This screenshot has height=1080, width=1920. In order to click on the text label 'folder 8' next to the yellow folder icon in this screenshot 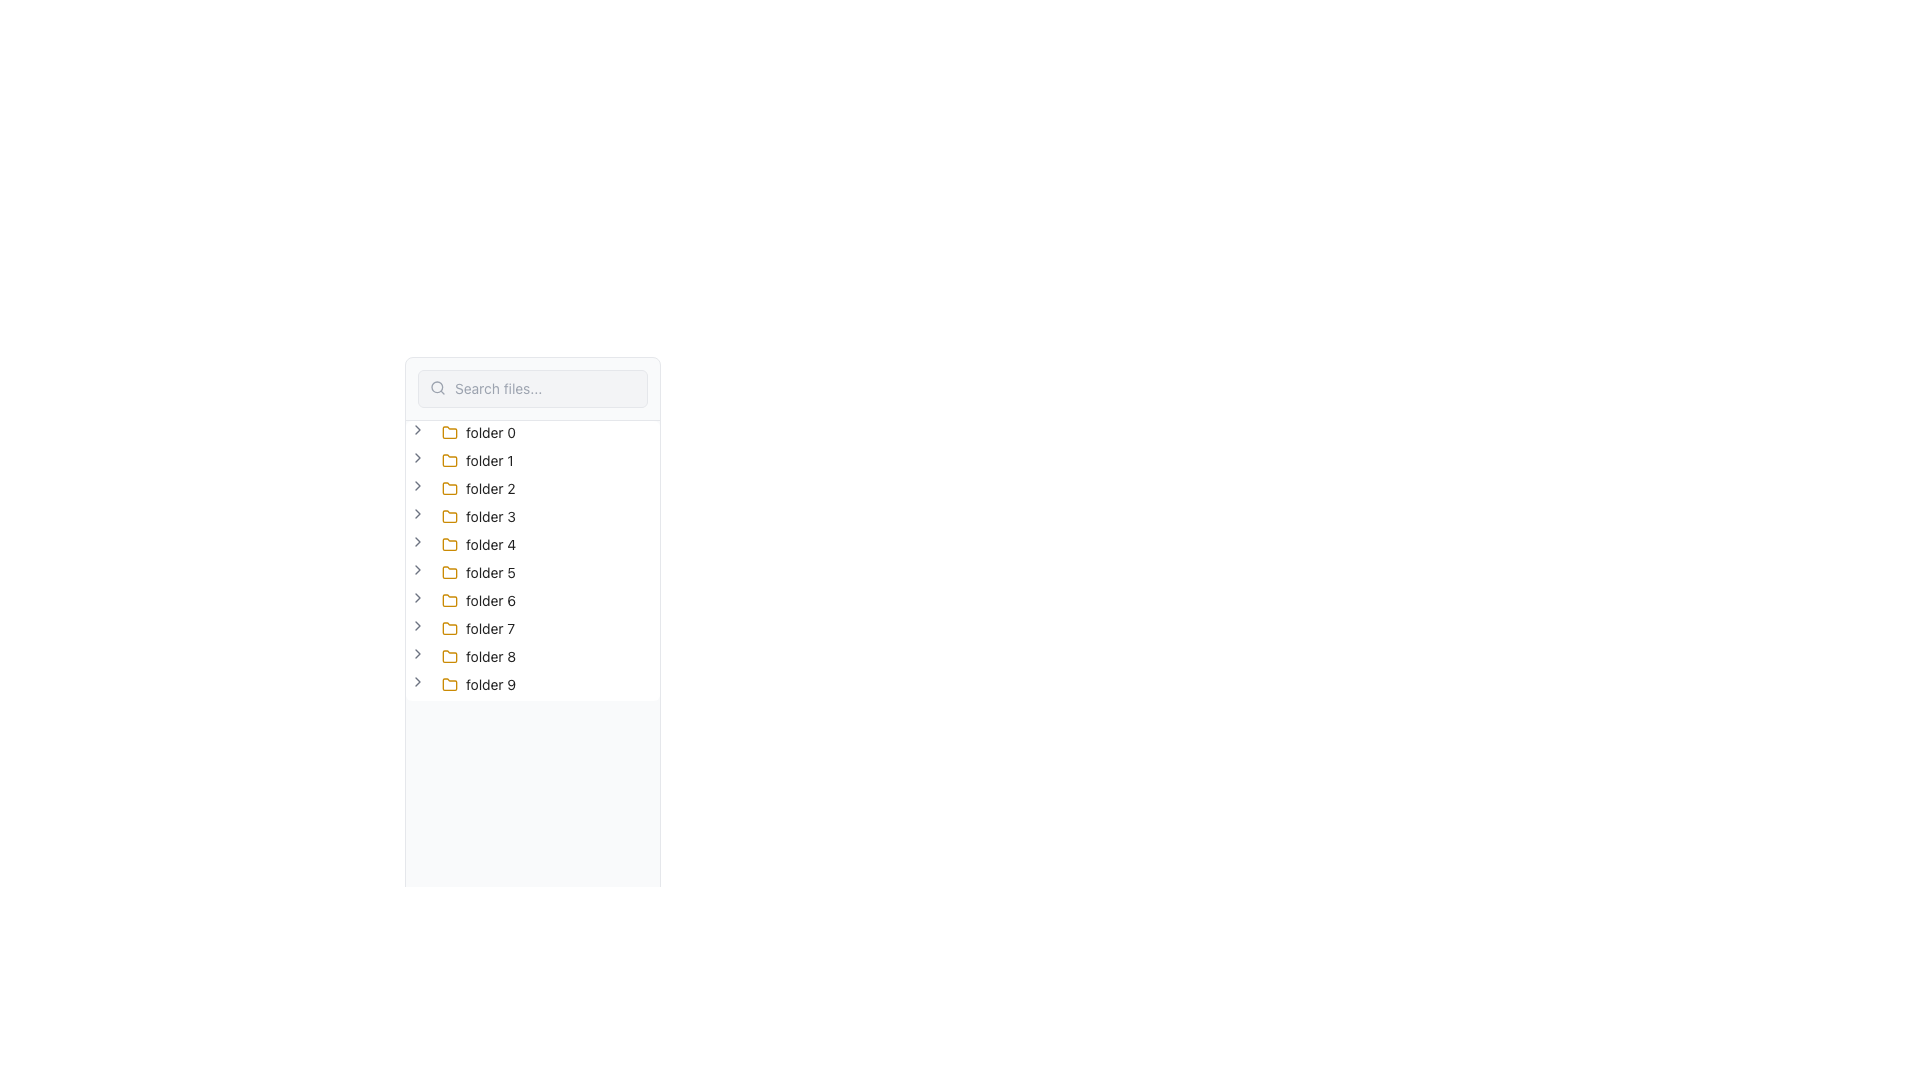, I will do `click(491, 656)`.